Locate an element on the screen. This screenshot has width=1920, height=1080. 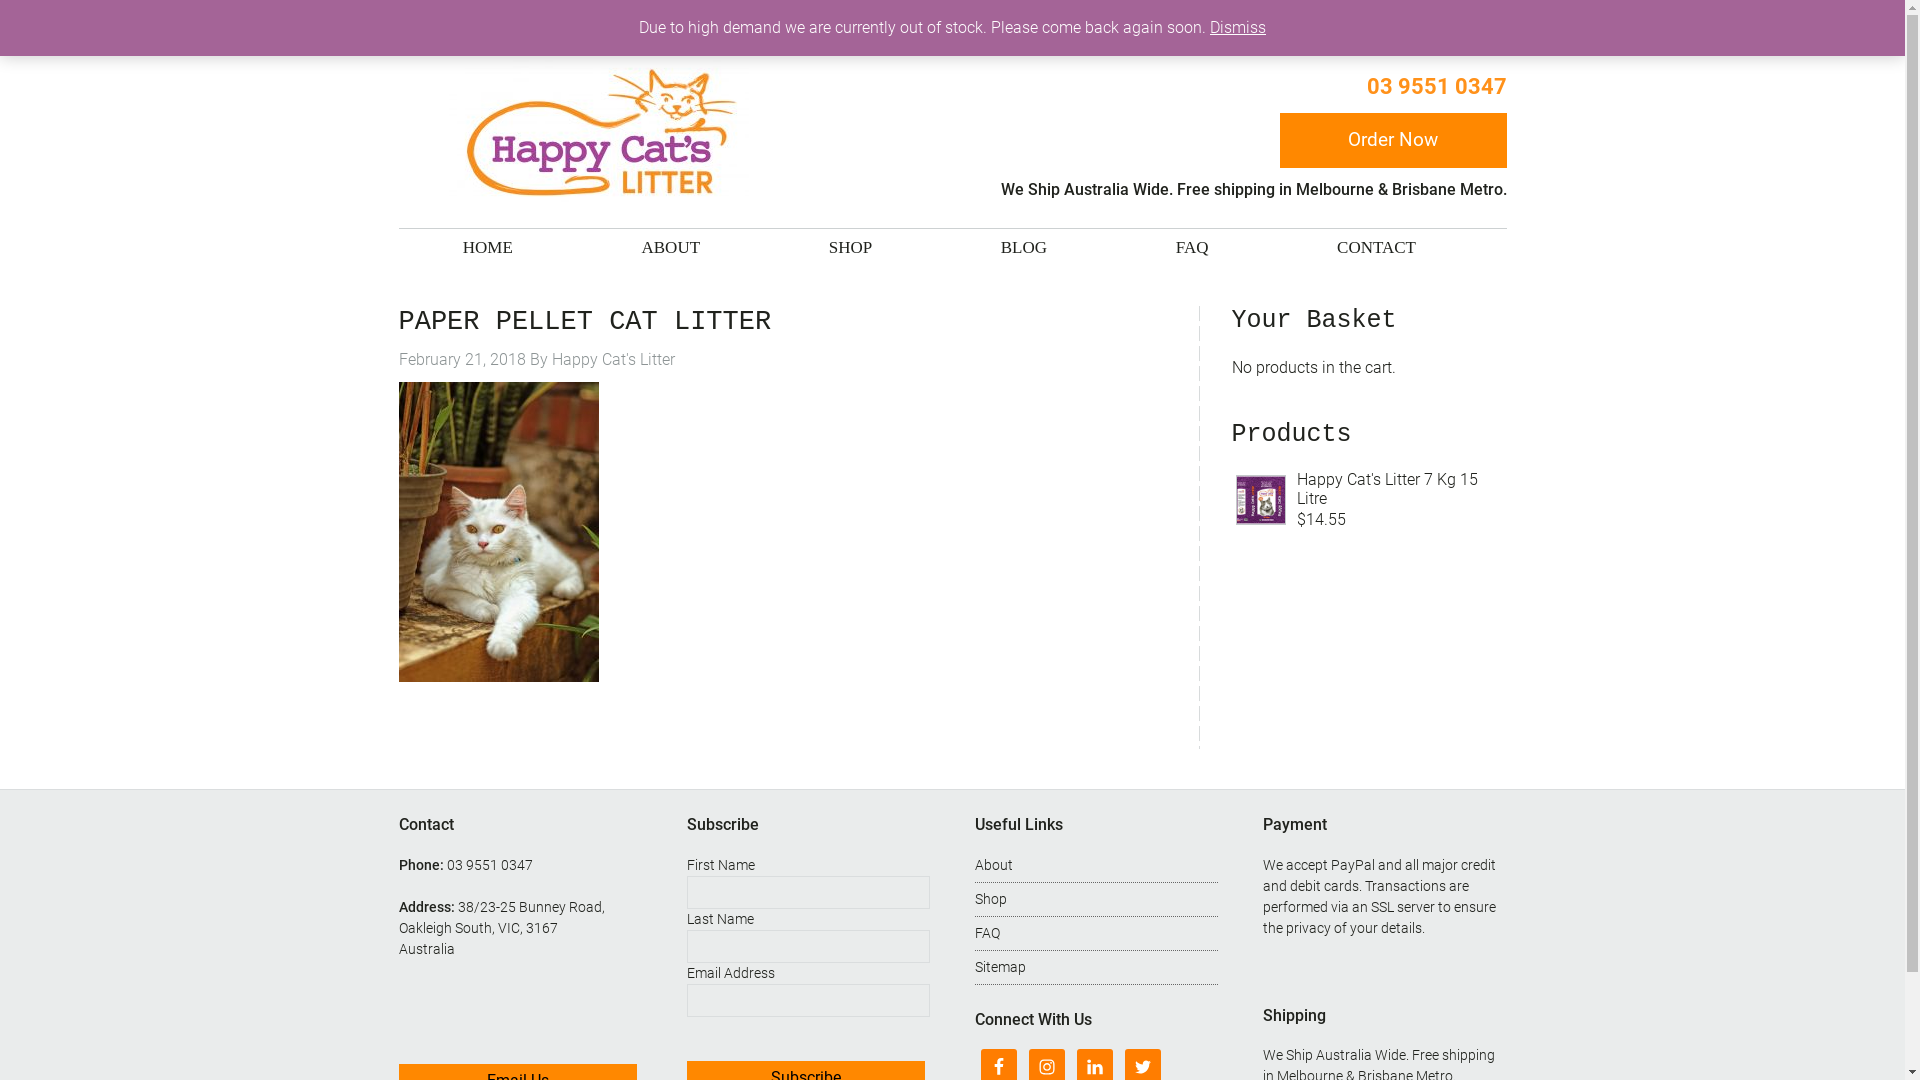
'HAPPY CAT'S LITTER' is located at coordinates (597, 134).